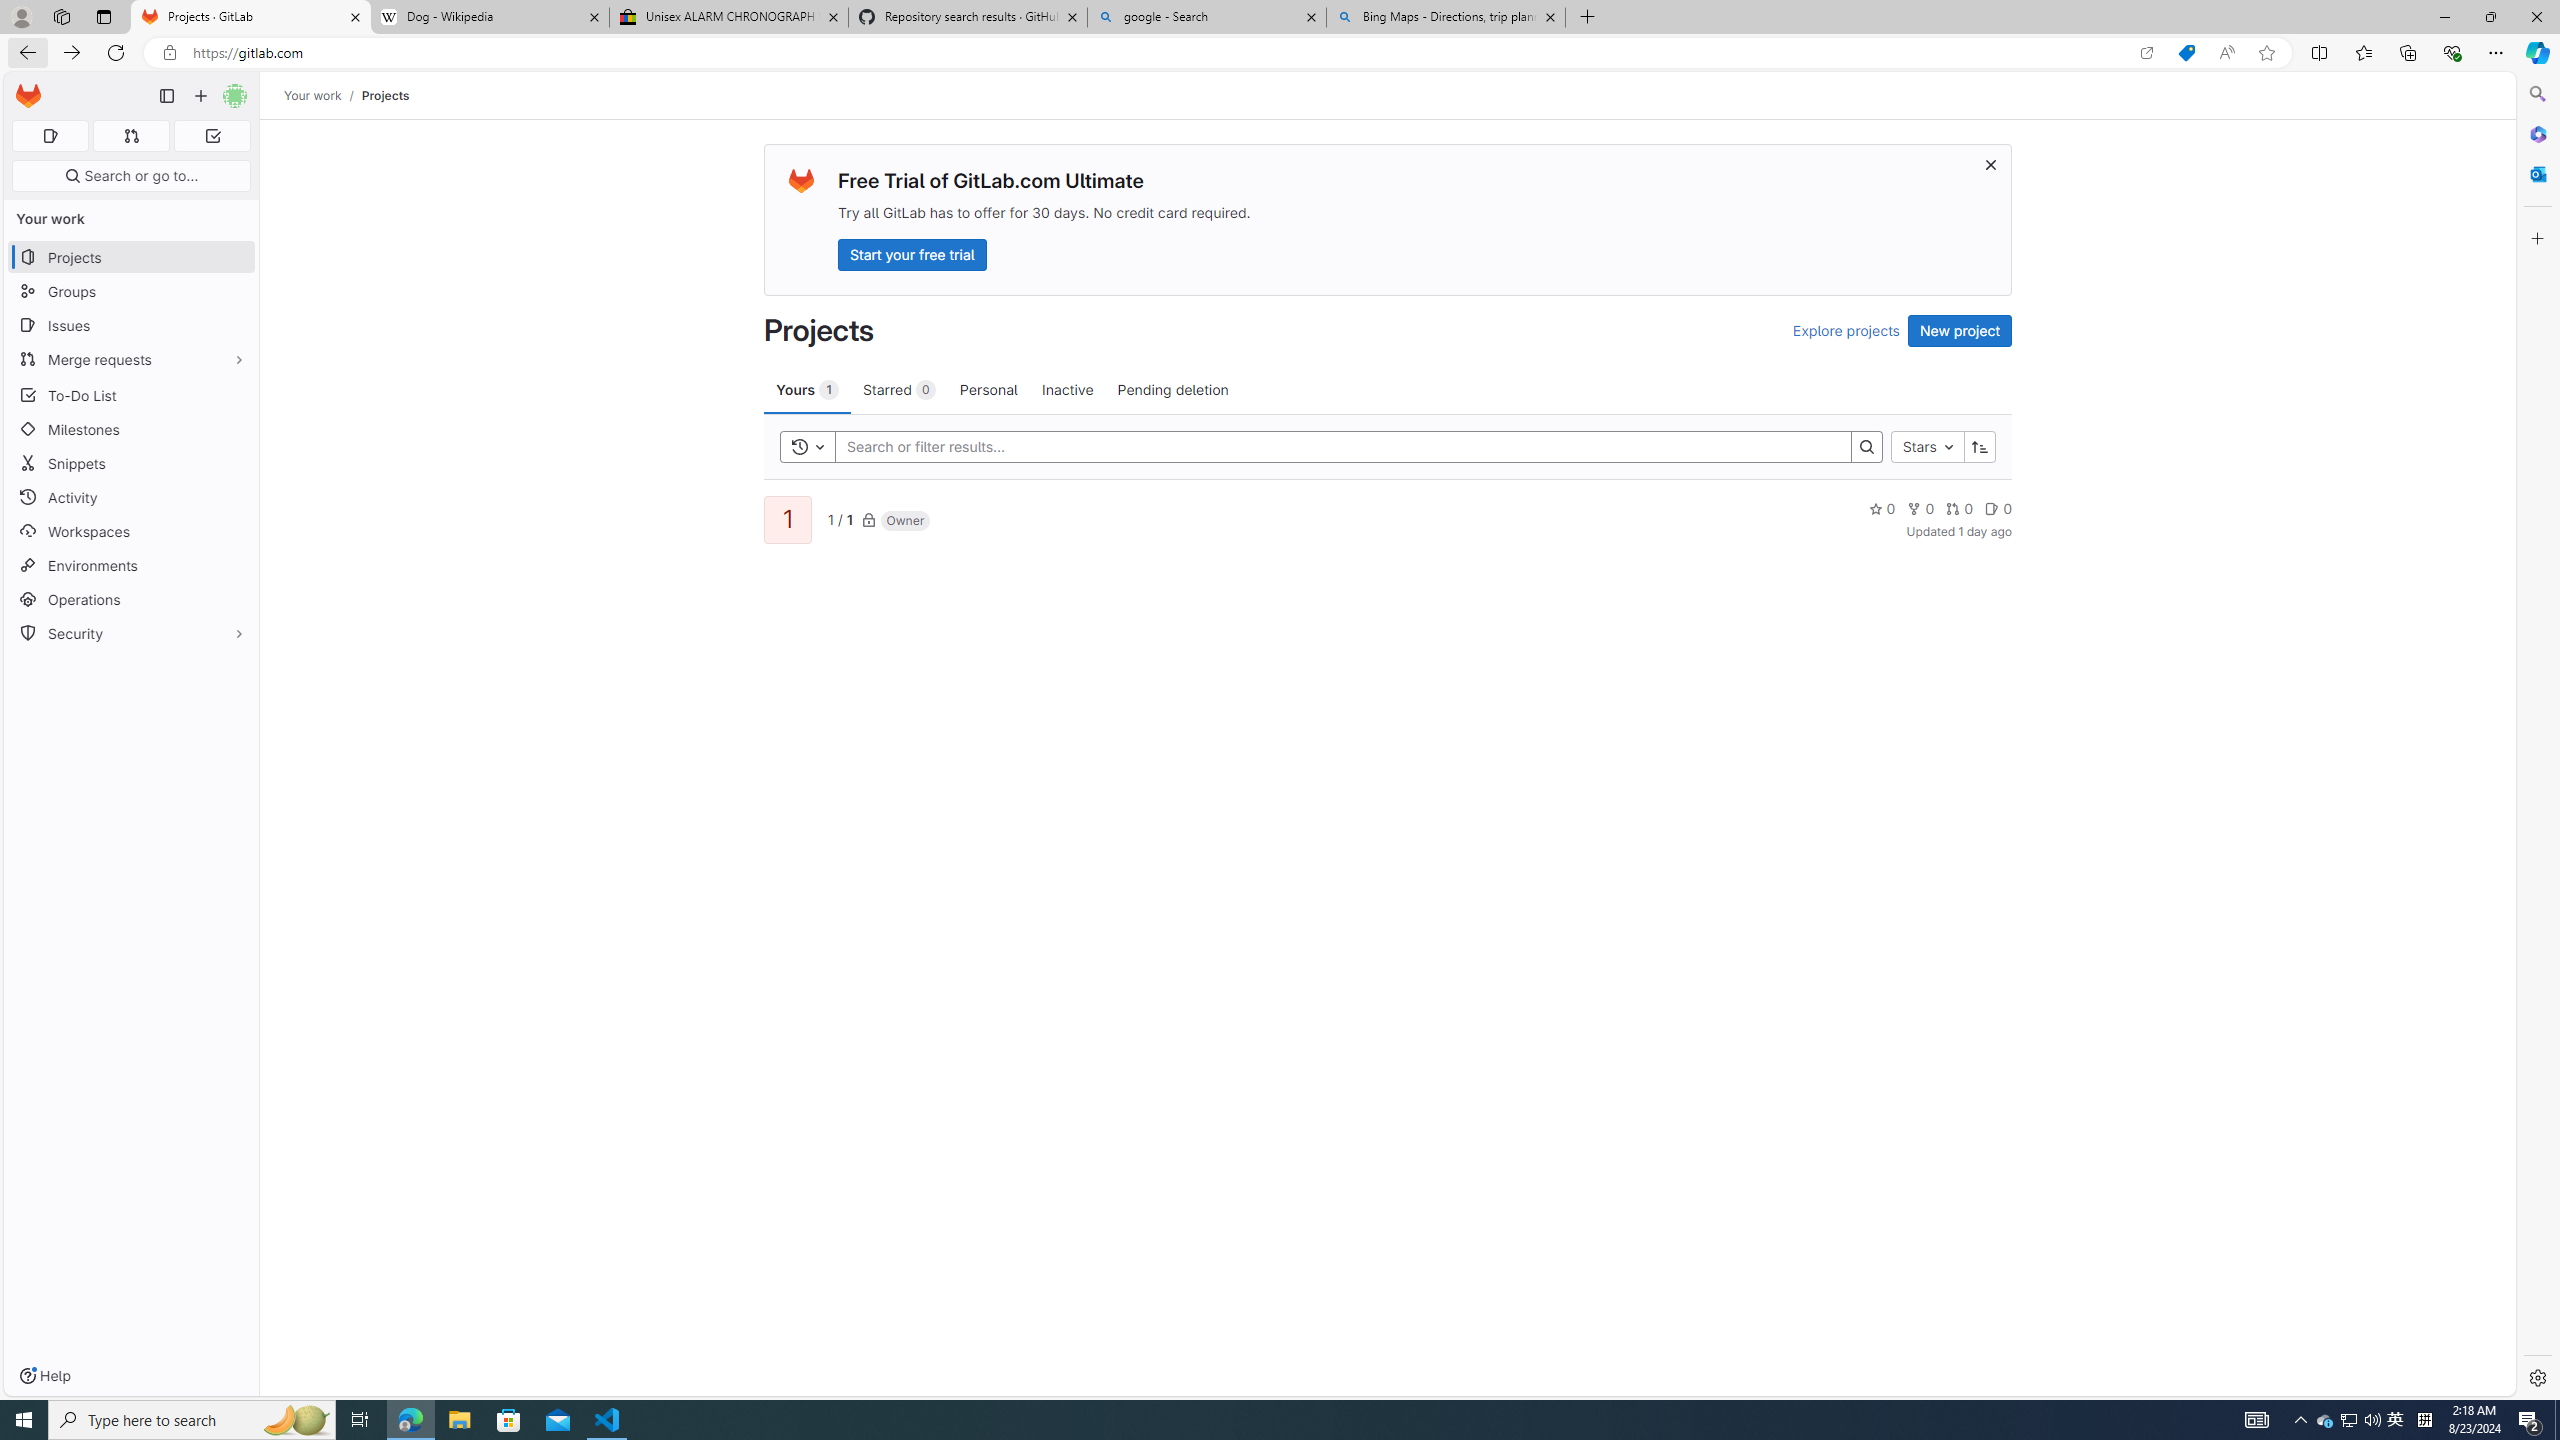 The width and height of the screenshot is (2560, 1440). Describe the element at coordinates (1958, 329) in the screenshot. I see `'New project'` at that location.